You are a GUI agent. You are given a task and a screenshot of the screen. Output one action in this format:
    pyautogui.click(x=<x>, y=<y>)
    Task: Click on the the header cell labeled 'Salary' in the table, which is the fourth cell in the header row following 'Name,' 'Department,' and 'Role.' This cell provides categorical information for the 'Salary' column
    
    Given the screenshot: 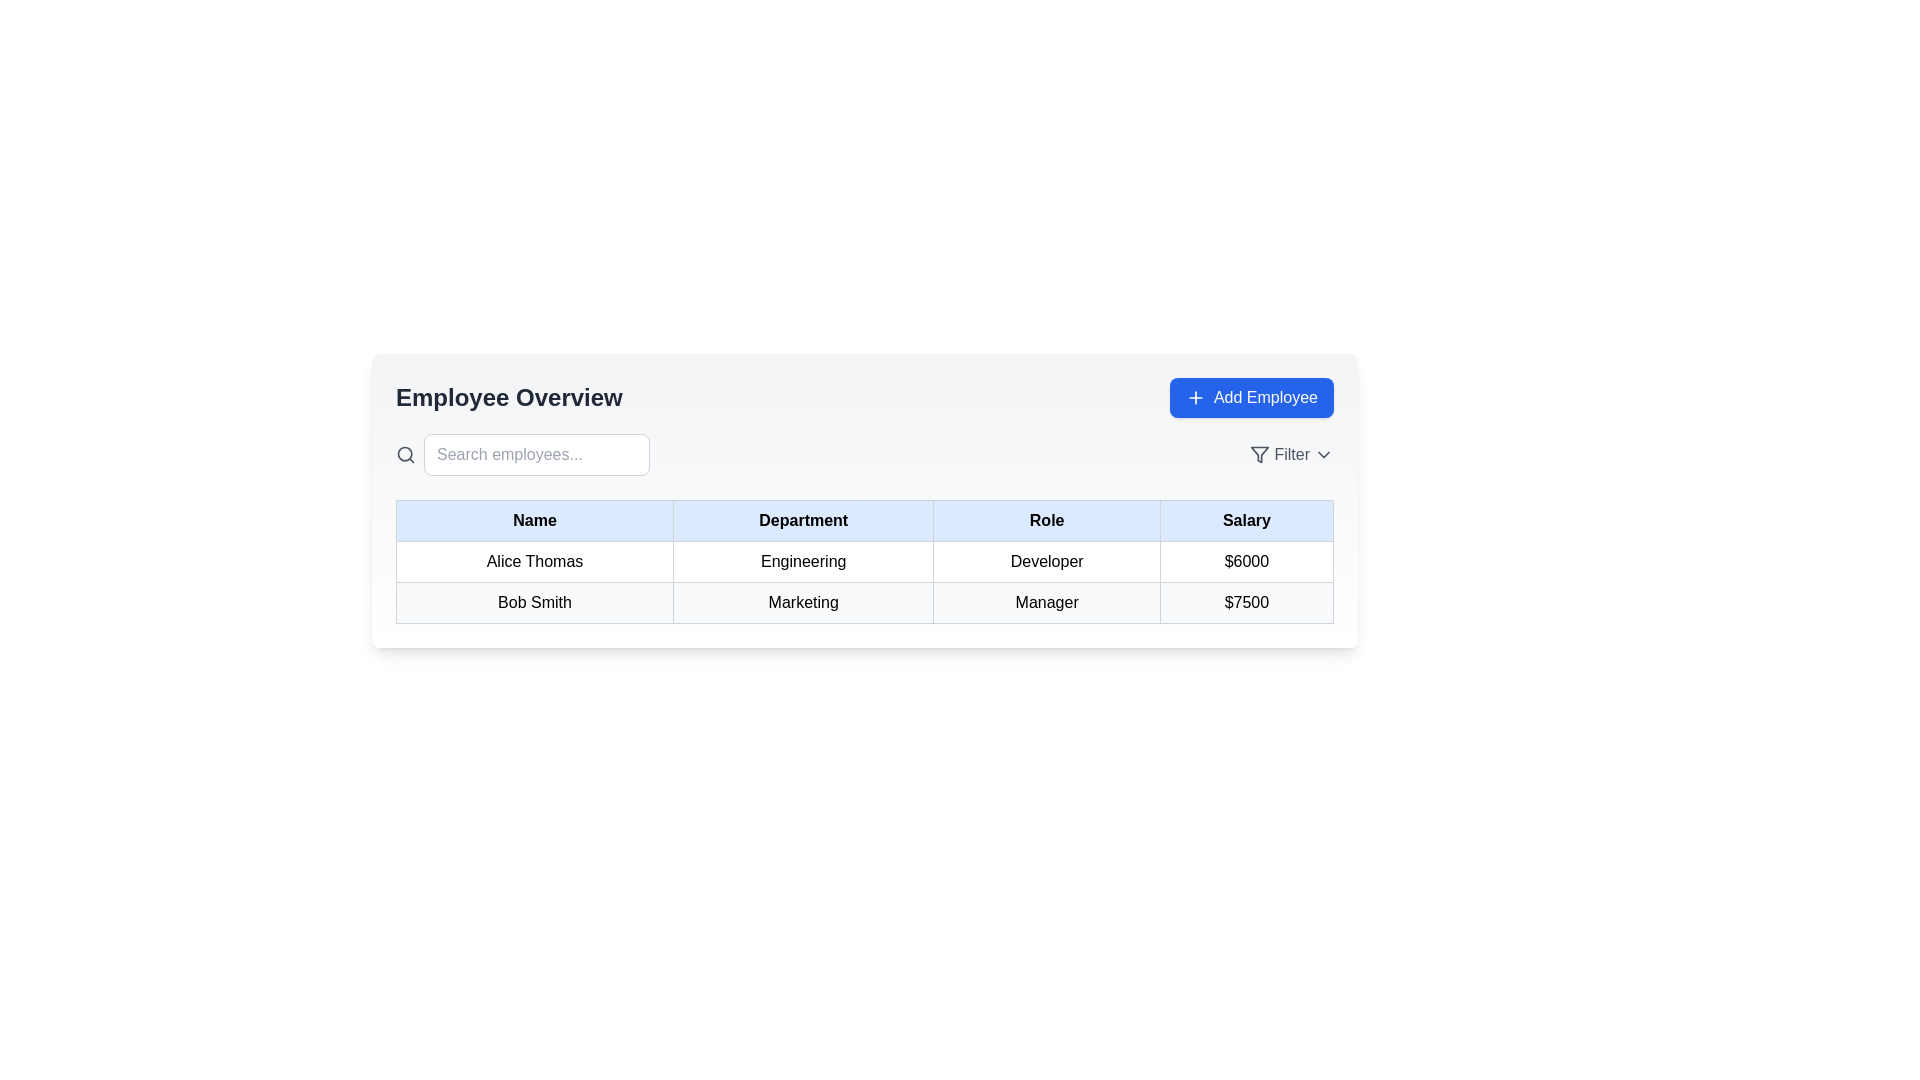 What is the action you would take?
    pyautogui.click(x=1245, y=519)
    